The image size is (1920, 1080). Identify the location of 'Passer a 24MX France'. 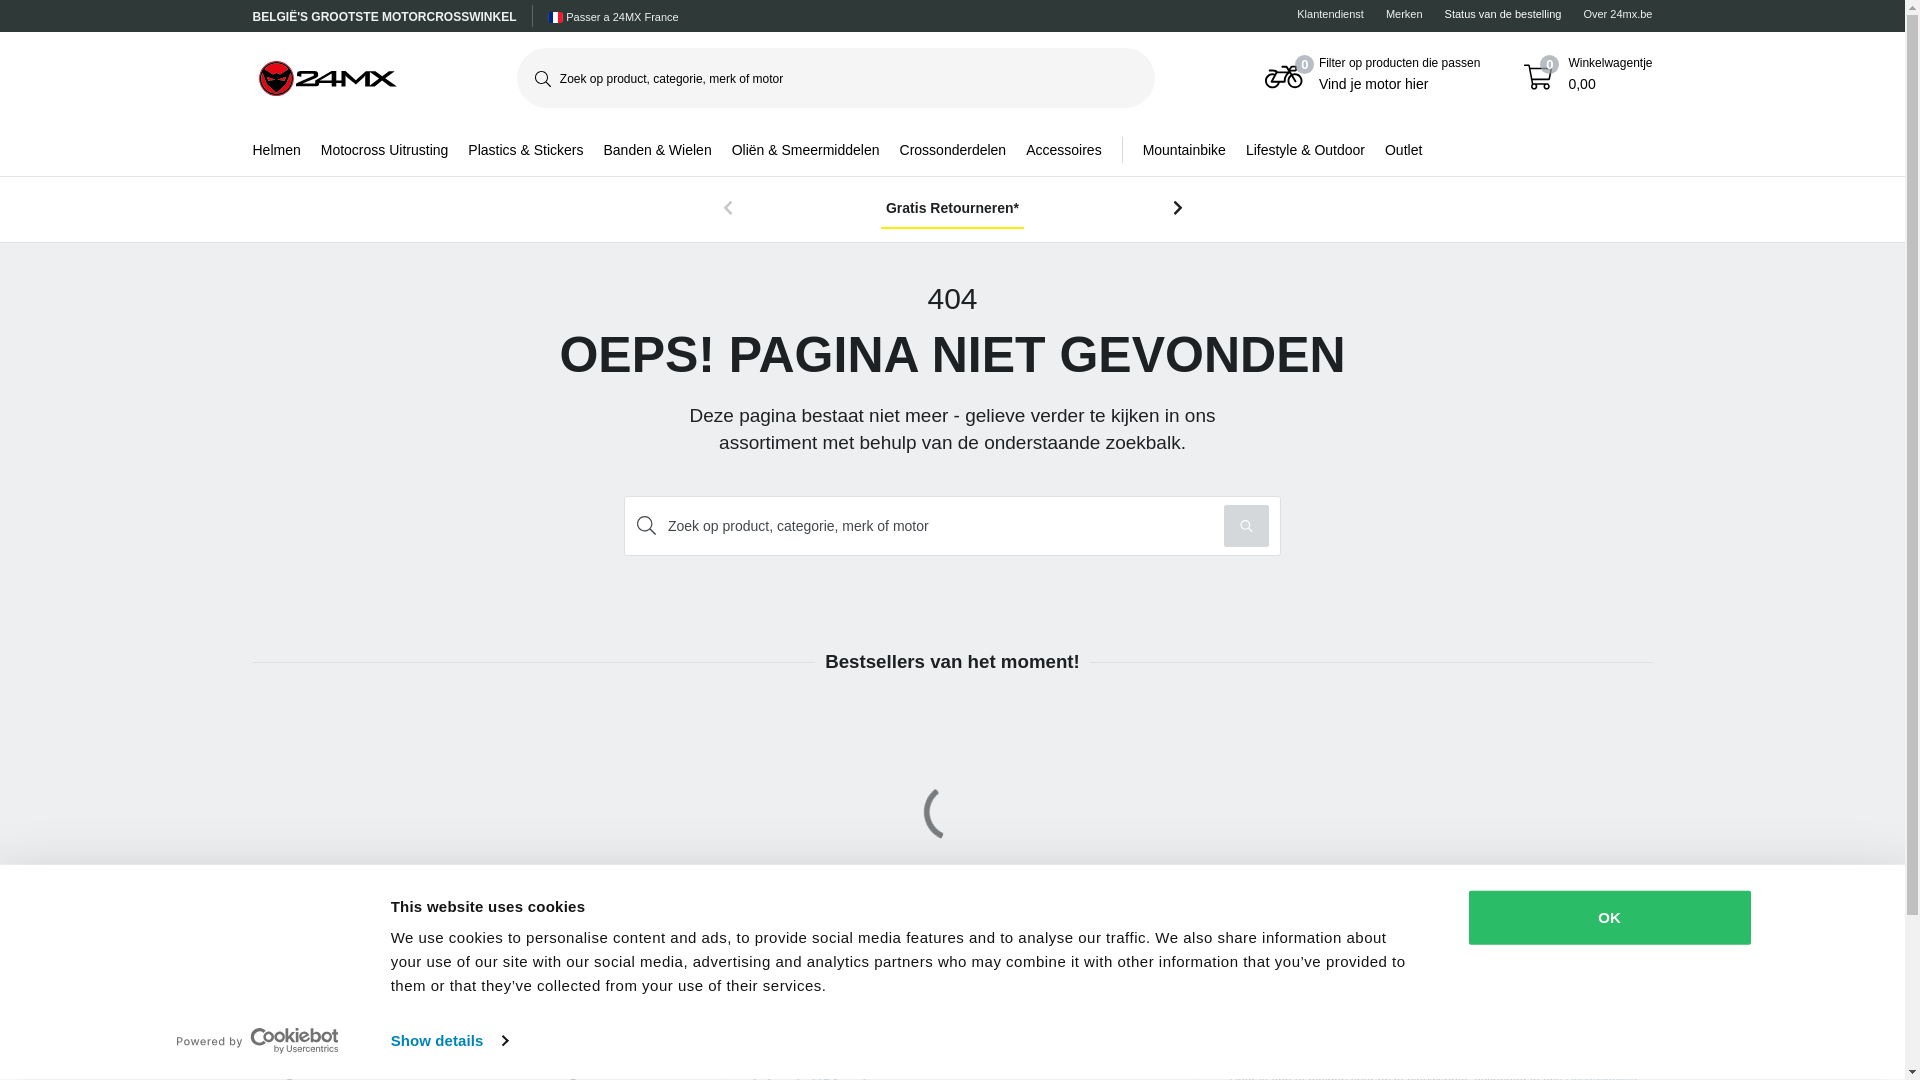
(612, 17).